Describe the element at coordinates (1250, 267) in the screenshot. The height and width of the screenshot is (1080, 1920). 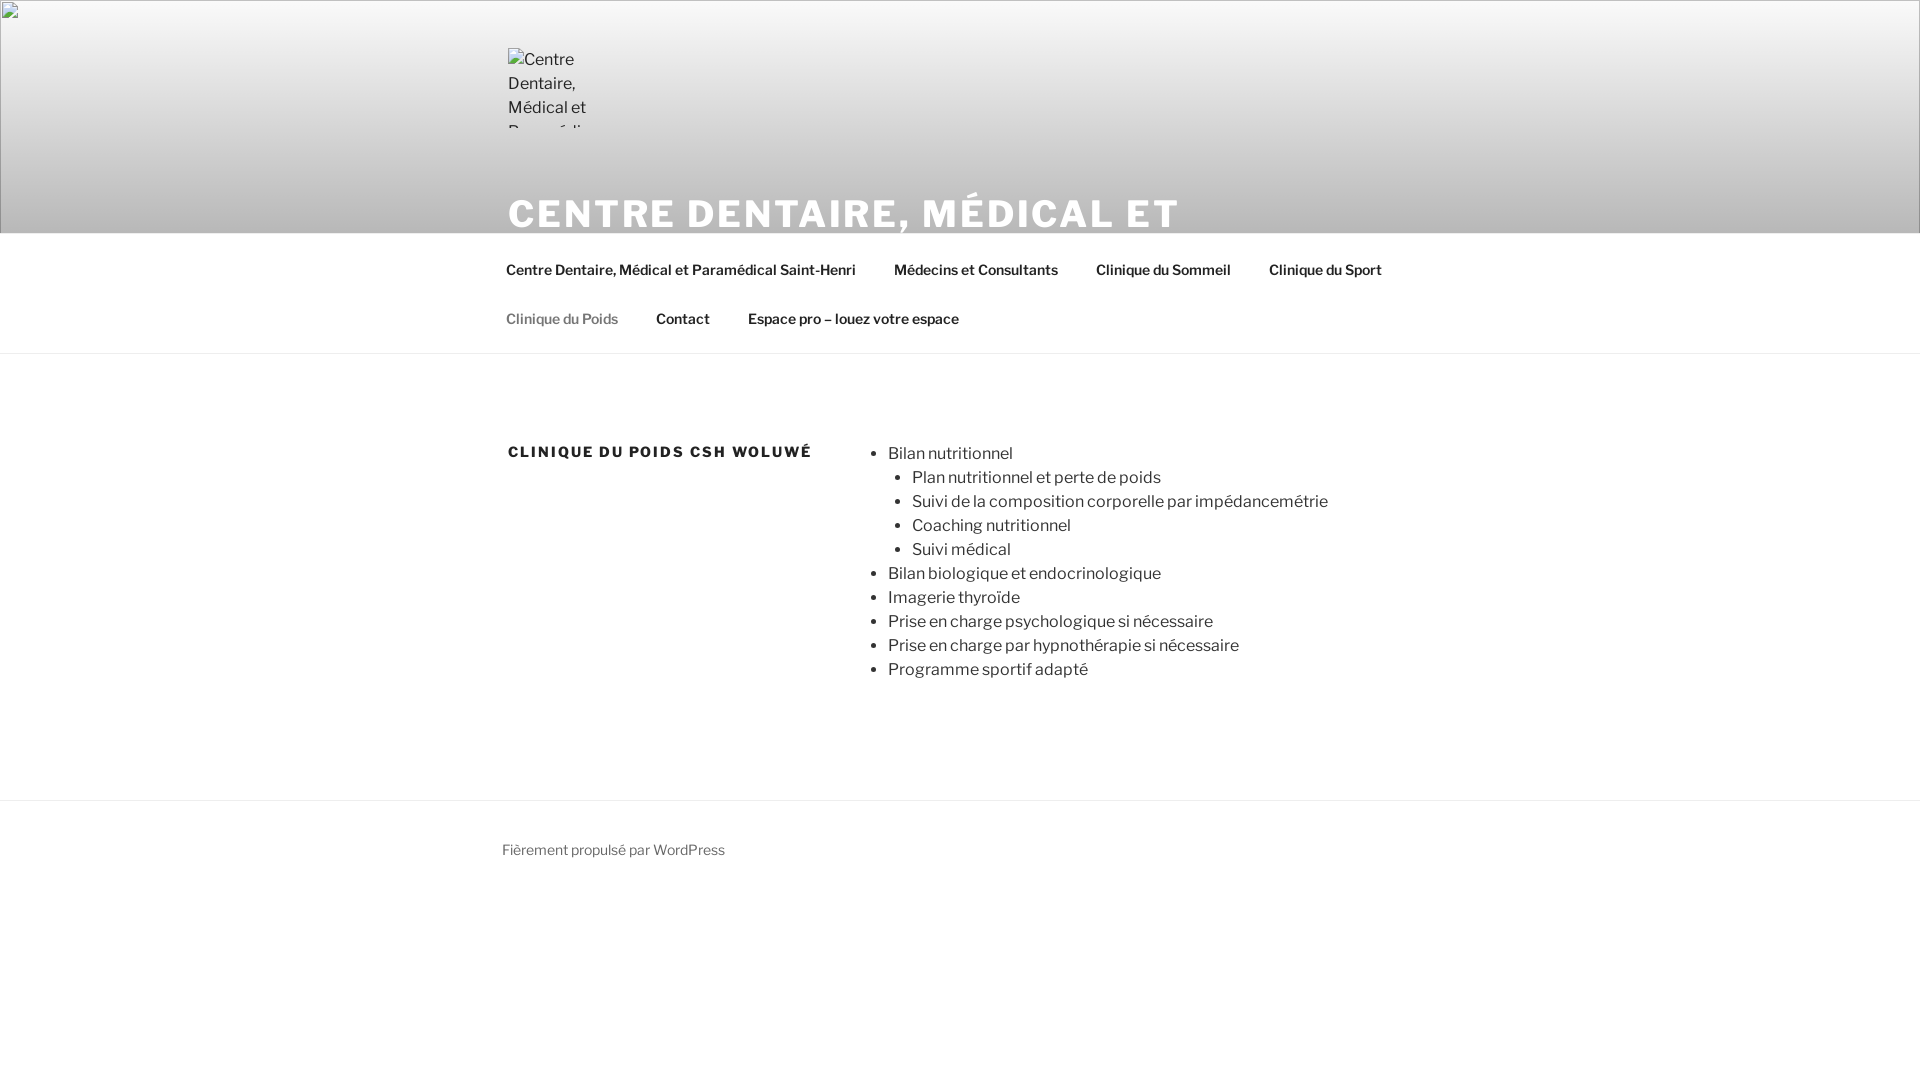
I see `'Clinique du Sport'` at that location.